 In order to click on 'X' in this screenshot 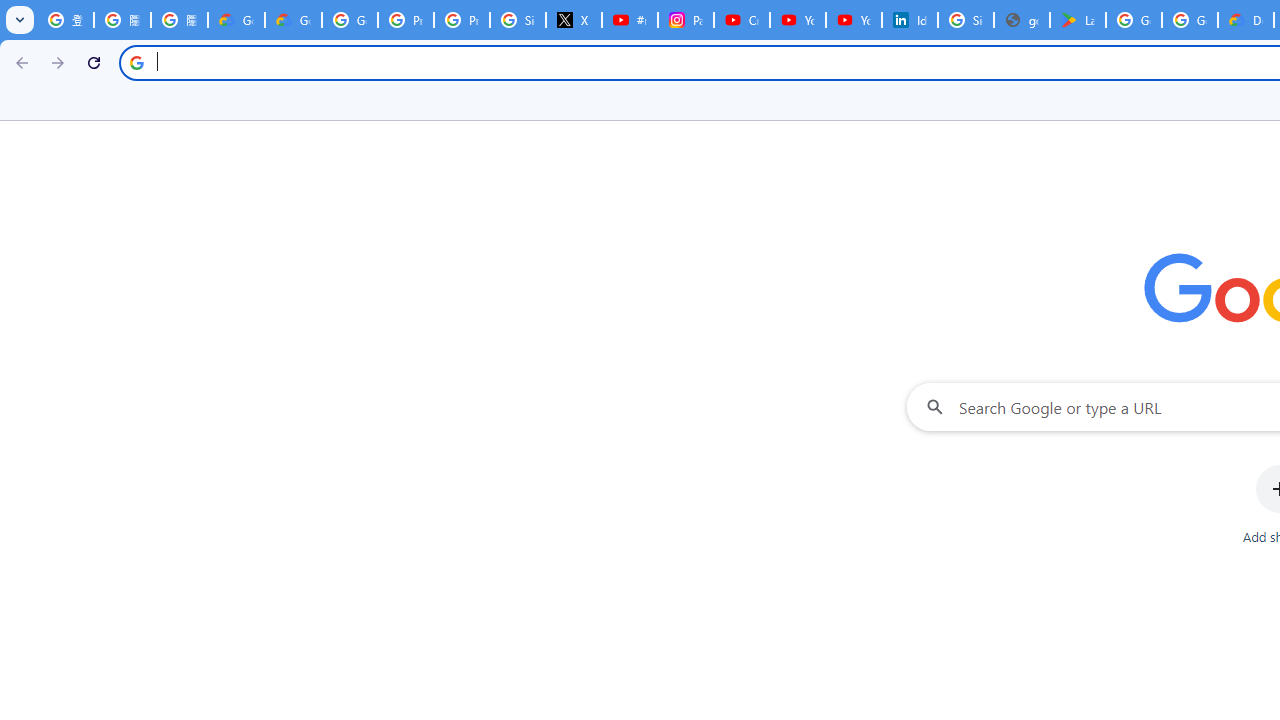, I will do `click(573, 20)`.